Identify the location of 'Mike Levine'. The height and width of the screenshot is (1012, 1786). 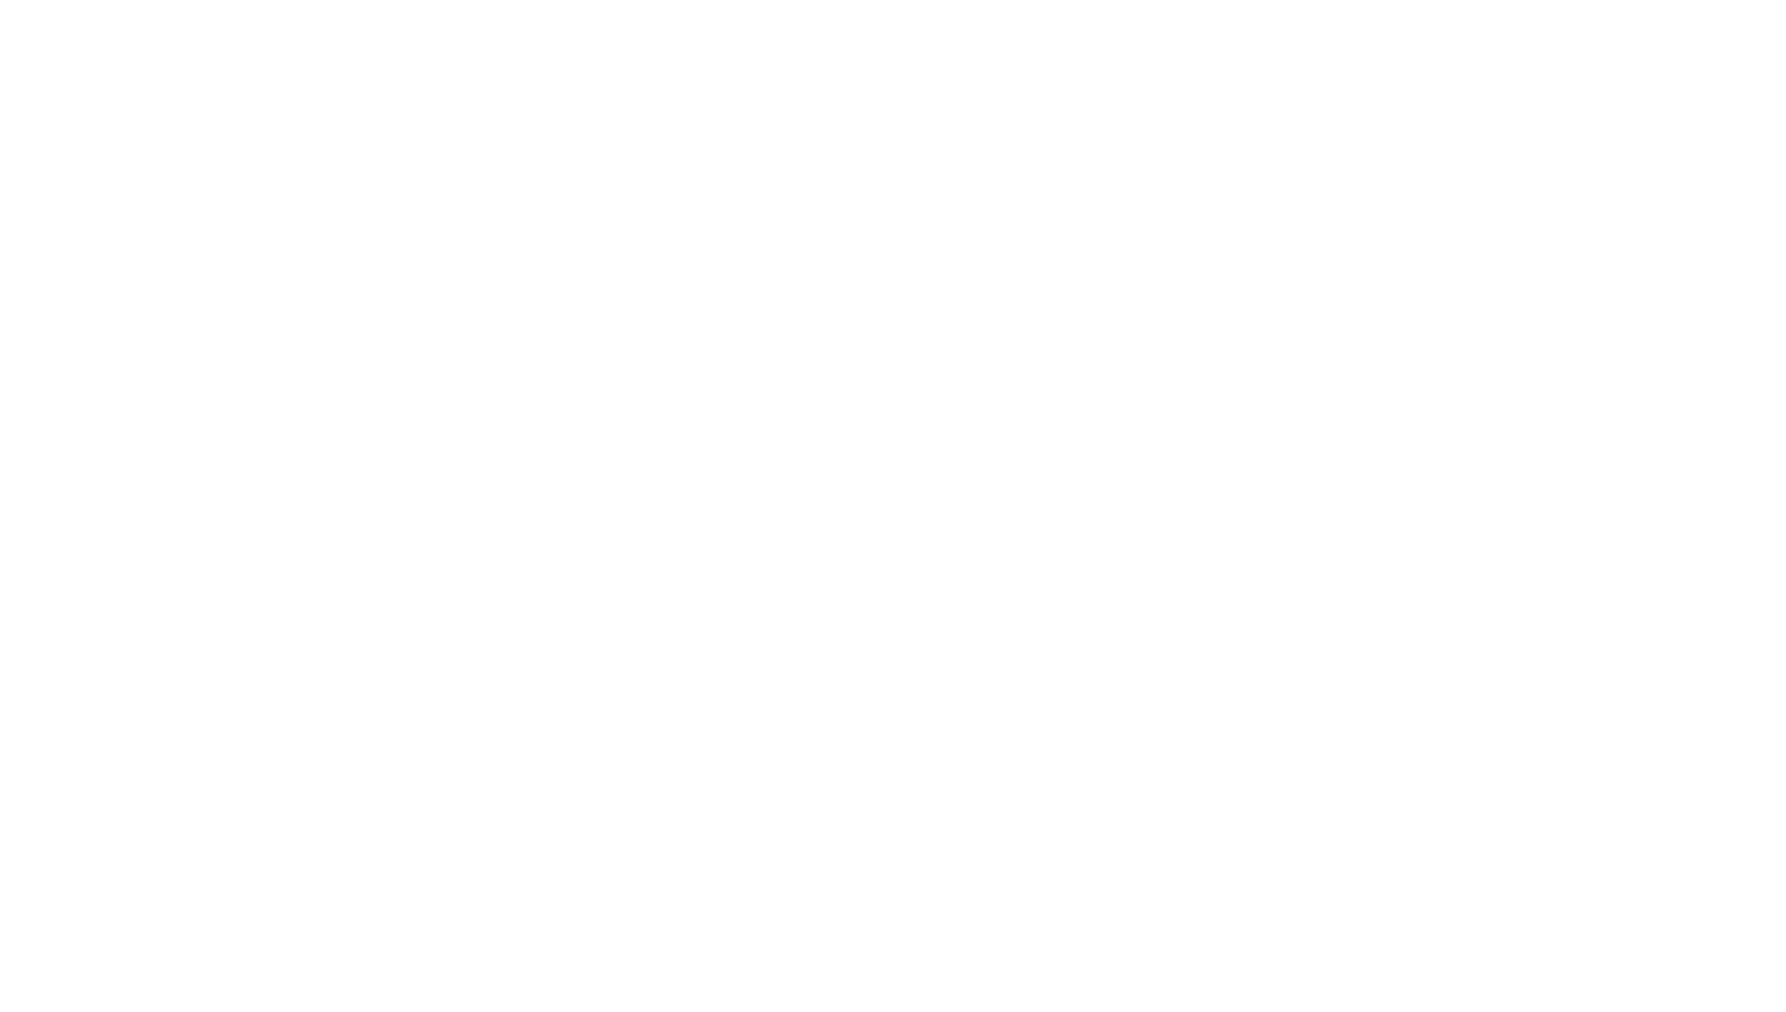
(650, 255).